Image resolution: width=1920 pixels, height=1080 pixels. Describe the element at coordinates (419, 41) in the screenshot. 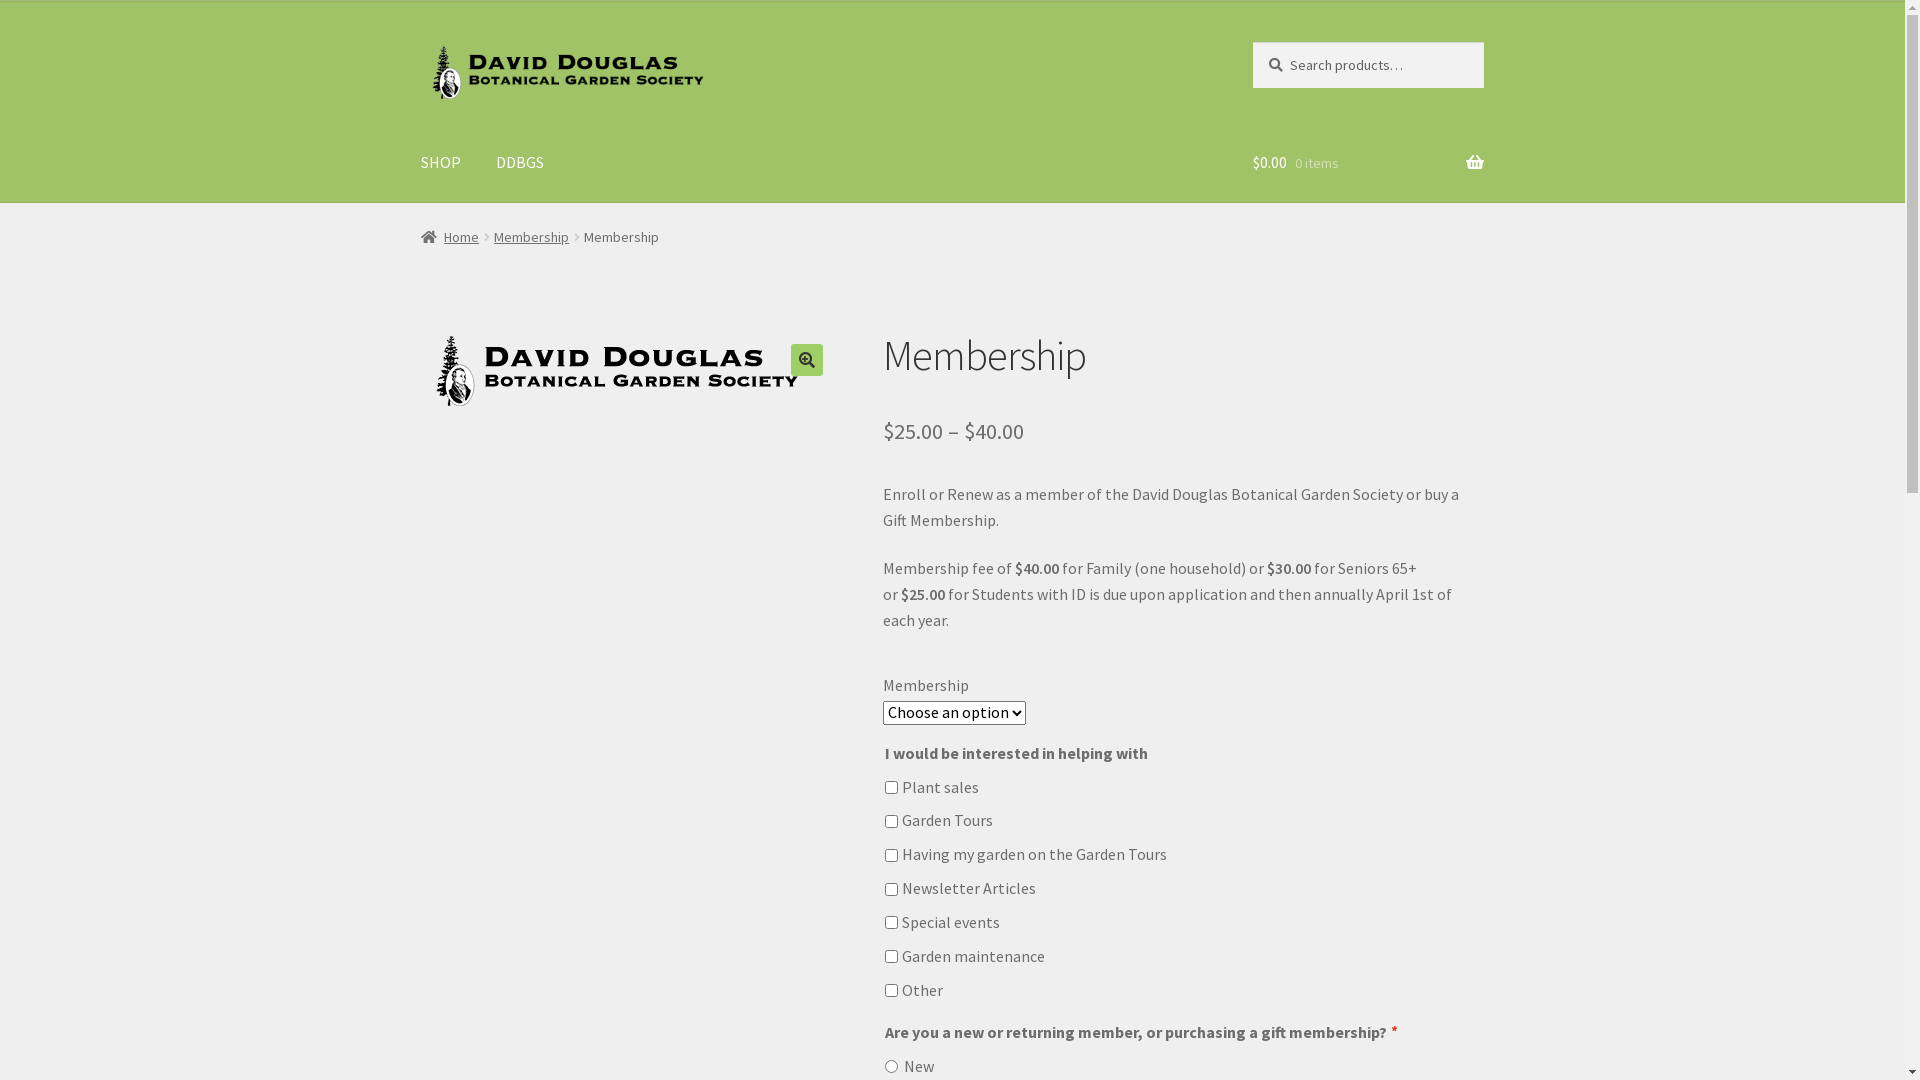

I see `'Skip to navigation'` at that location.